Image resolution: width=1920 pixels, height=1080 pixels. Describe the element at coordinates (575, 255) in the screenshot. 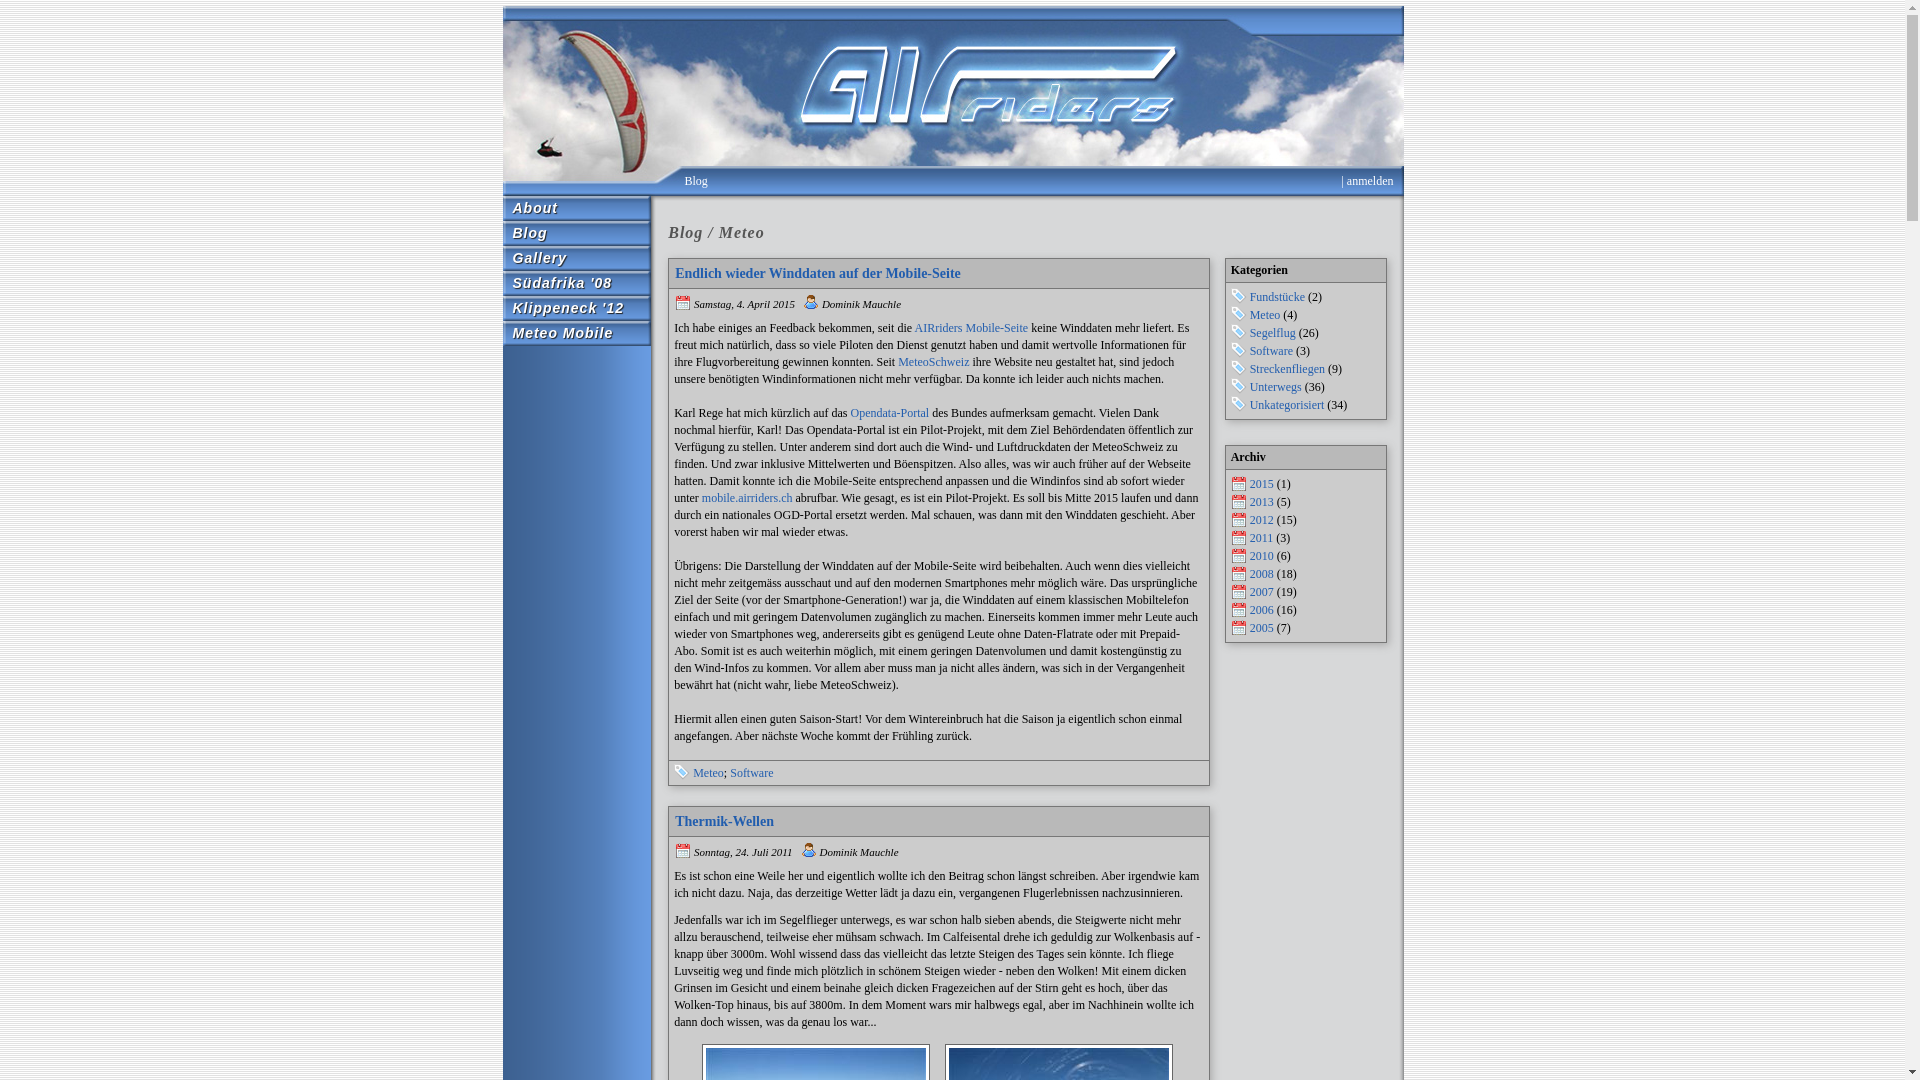

I see `'Gallery'` at that location.